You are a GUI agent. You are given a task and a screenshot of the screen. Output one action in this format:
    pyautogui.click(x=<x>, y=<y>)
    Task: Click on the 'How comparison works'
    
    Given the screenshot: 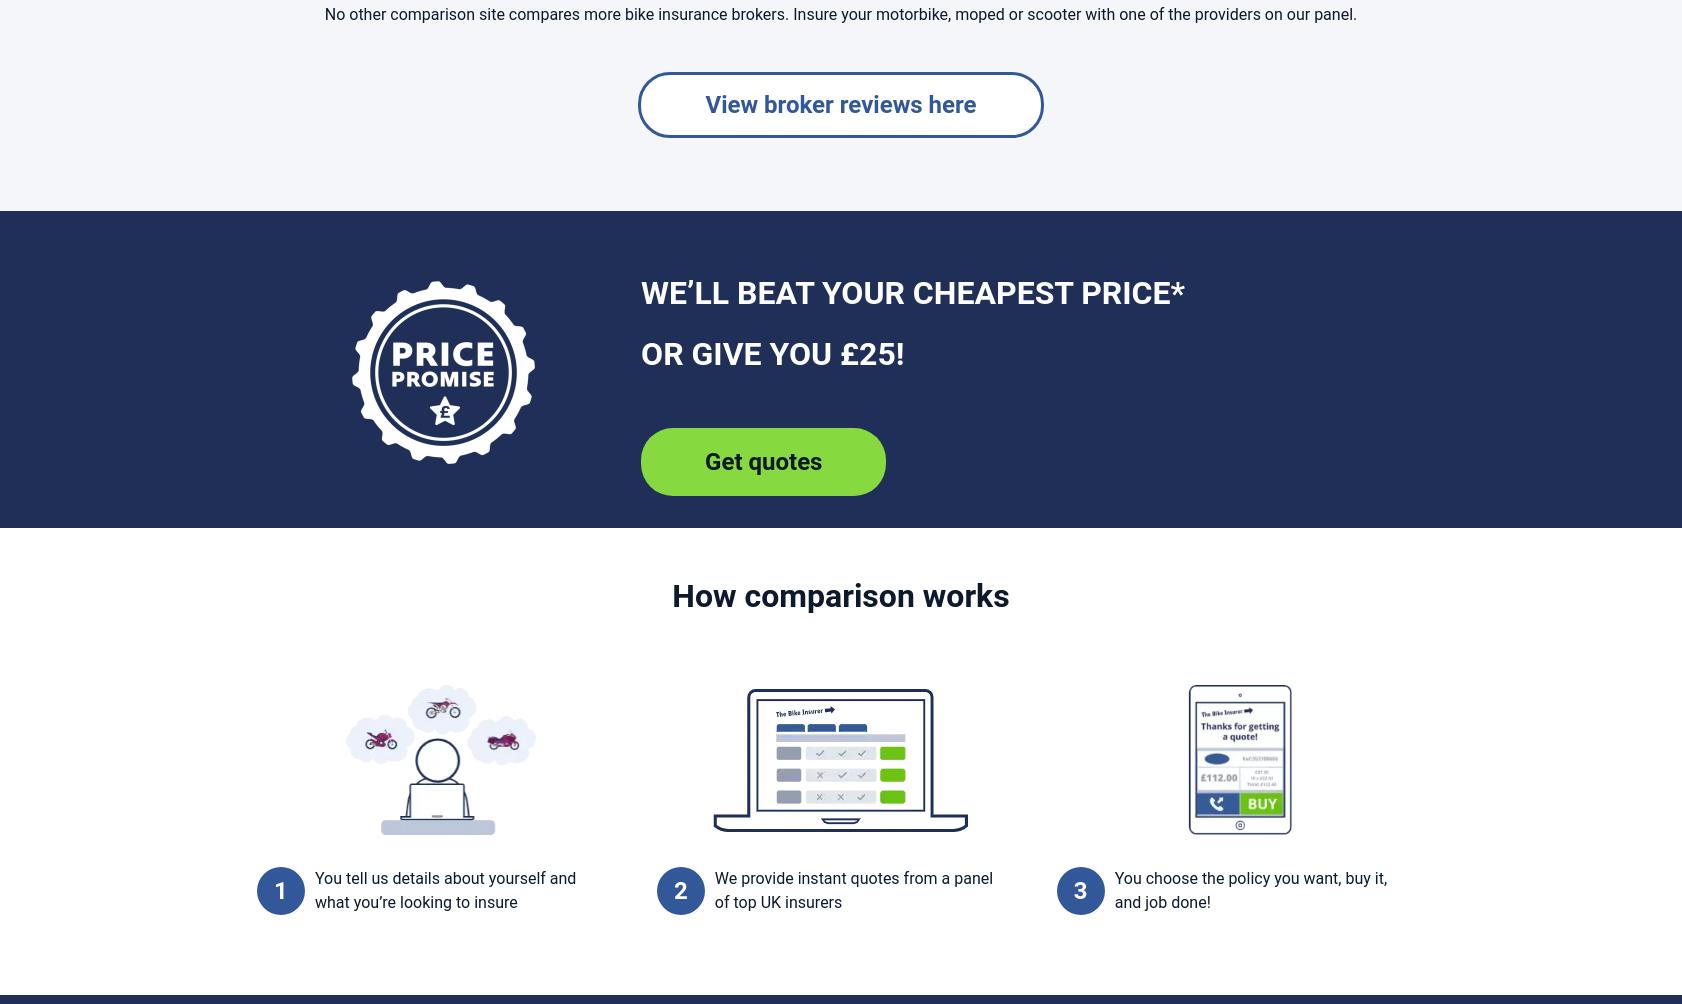 What is the action you would take?
    pyautogui.click(x=671, y=594)
    